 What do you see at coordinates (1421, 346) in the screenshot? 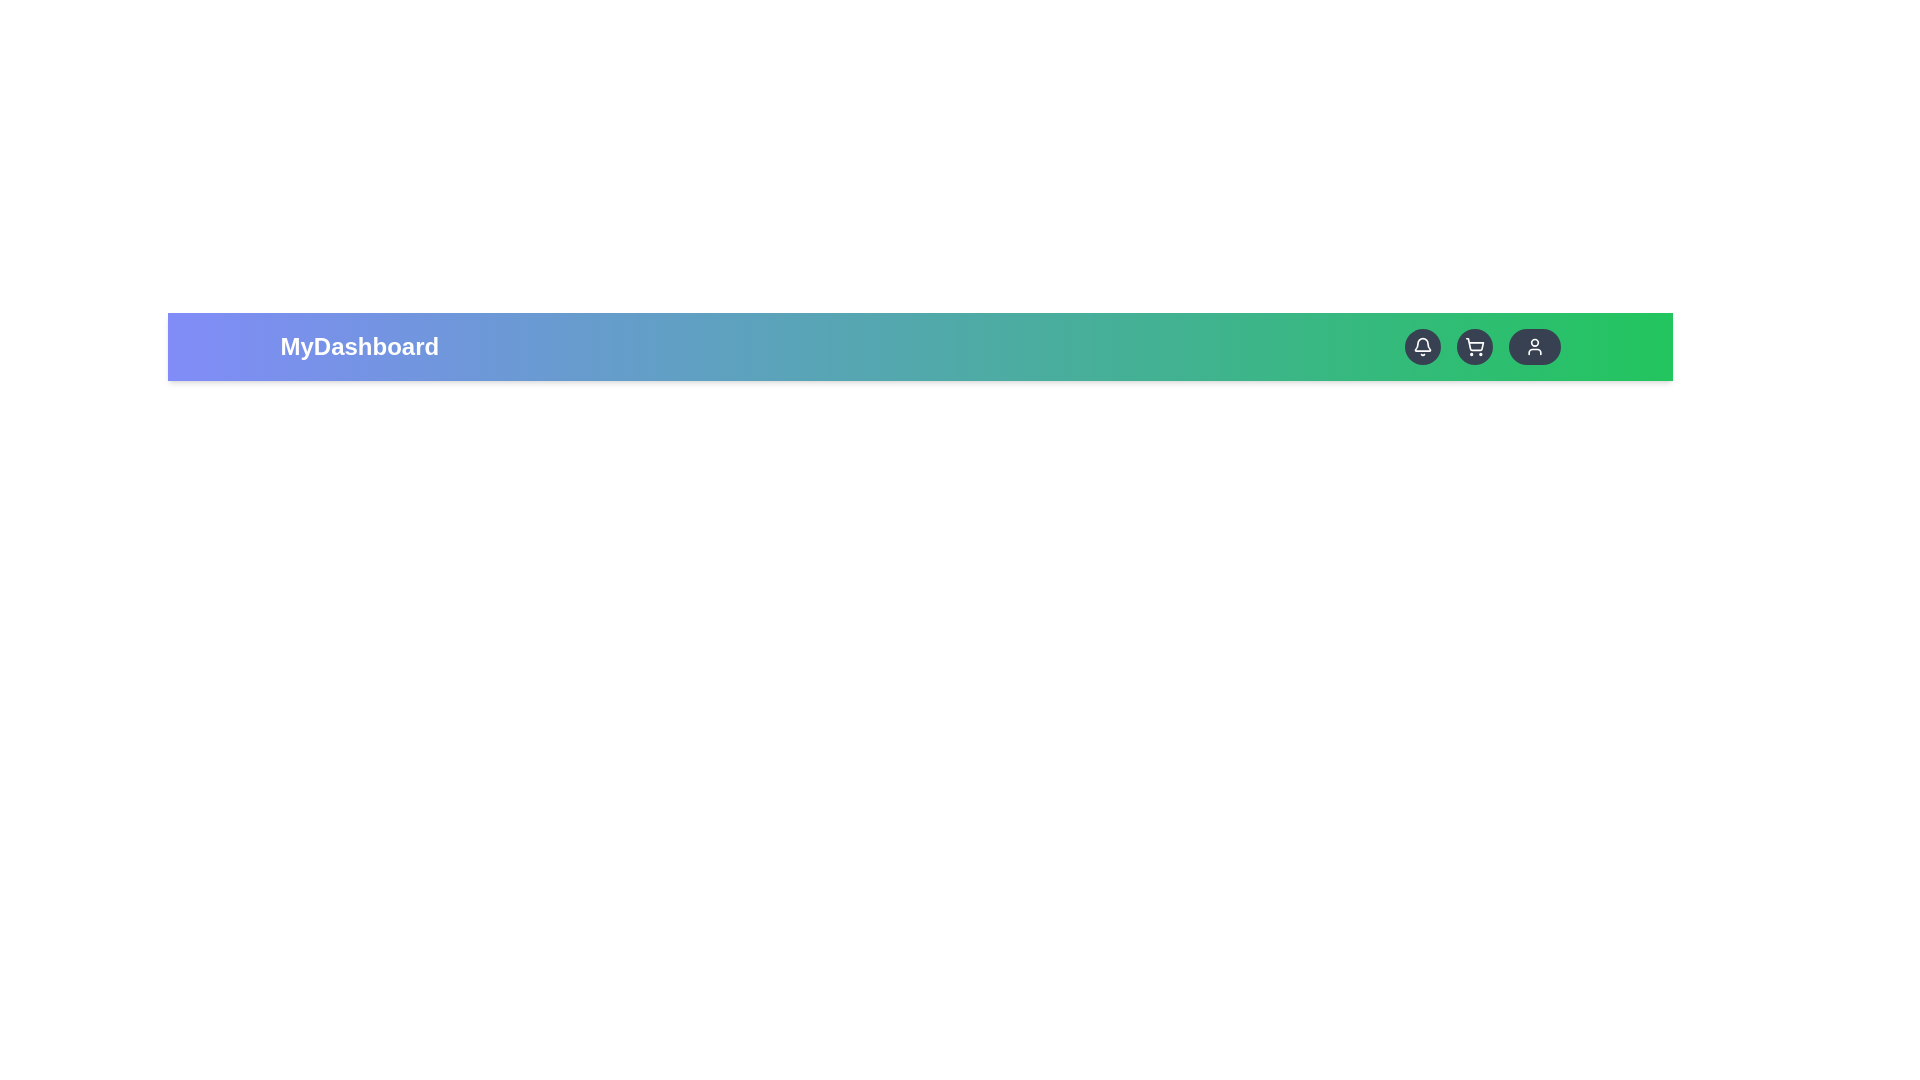
I see `the bell icon button to access notifications` at bounding box center [1421, 346].